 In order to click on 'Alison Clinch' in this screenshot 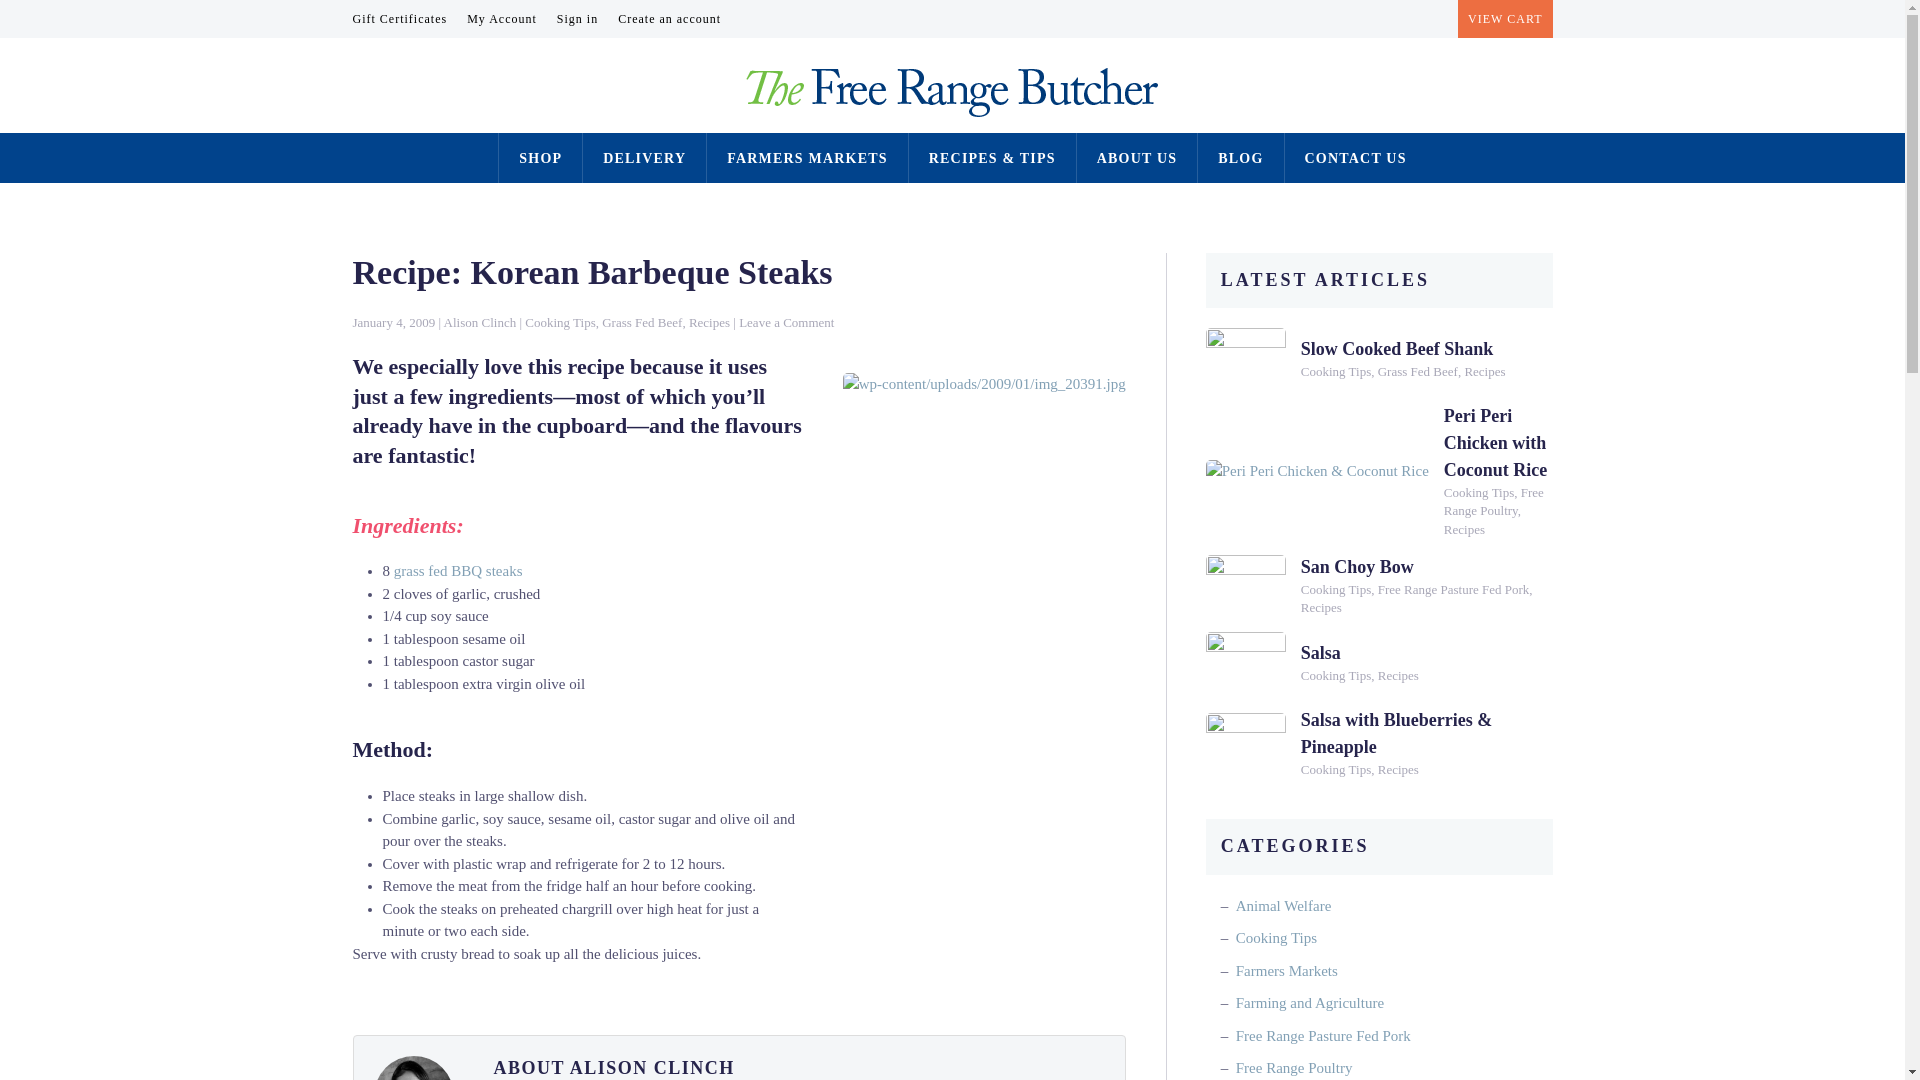, I will do `click(480, 321)`.